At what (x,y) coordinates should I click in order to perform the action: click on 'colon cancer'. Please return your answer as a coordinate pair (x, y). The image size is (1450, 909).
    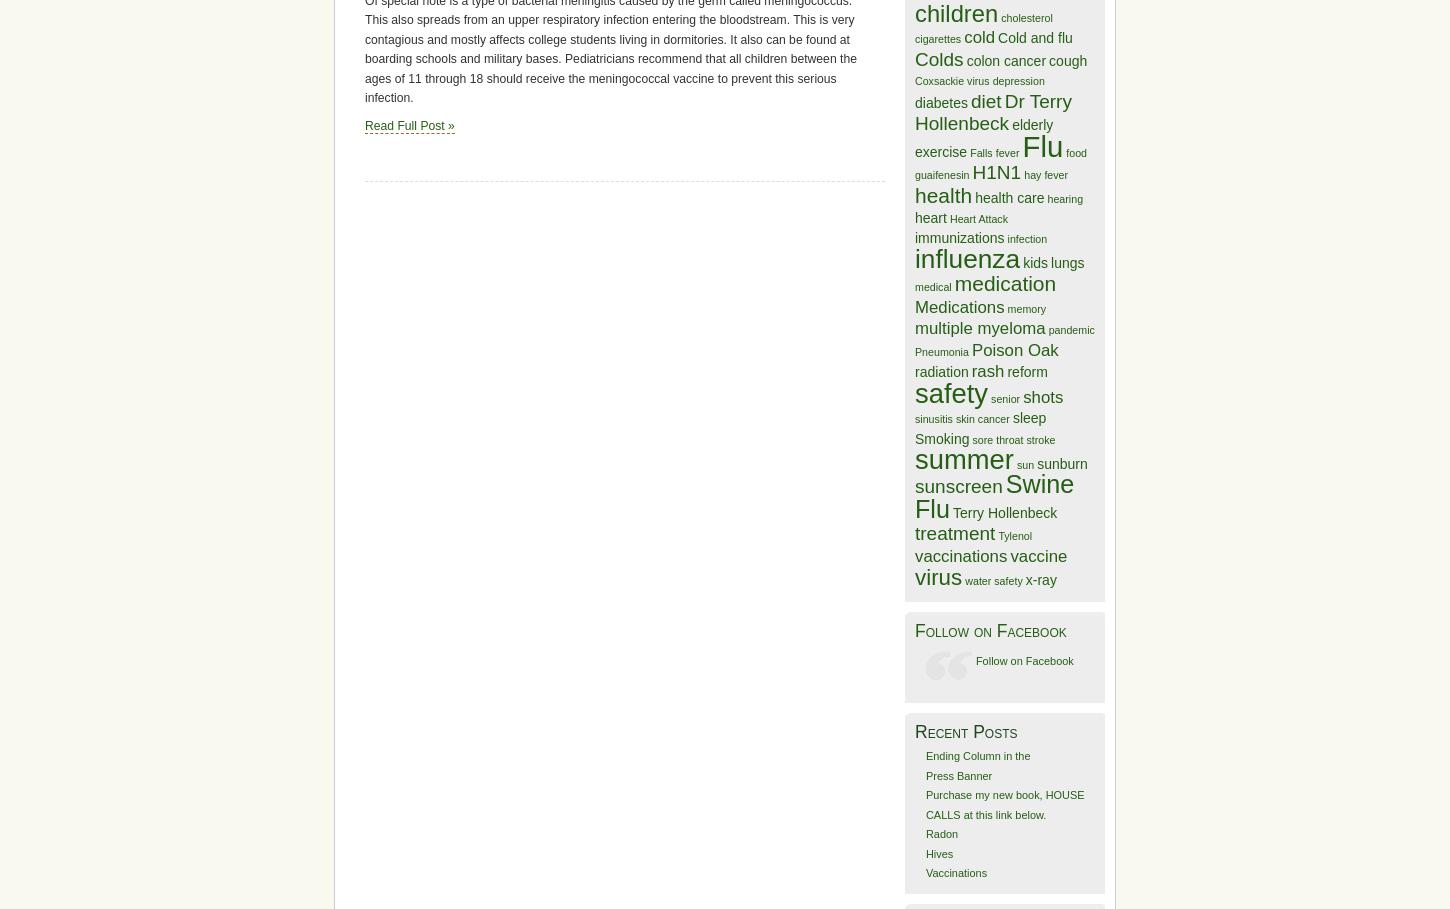
    Looking at the image, I should click on (1006, 59).